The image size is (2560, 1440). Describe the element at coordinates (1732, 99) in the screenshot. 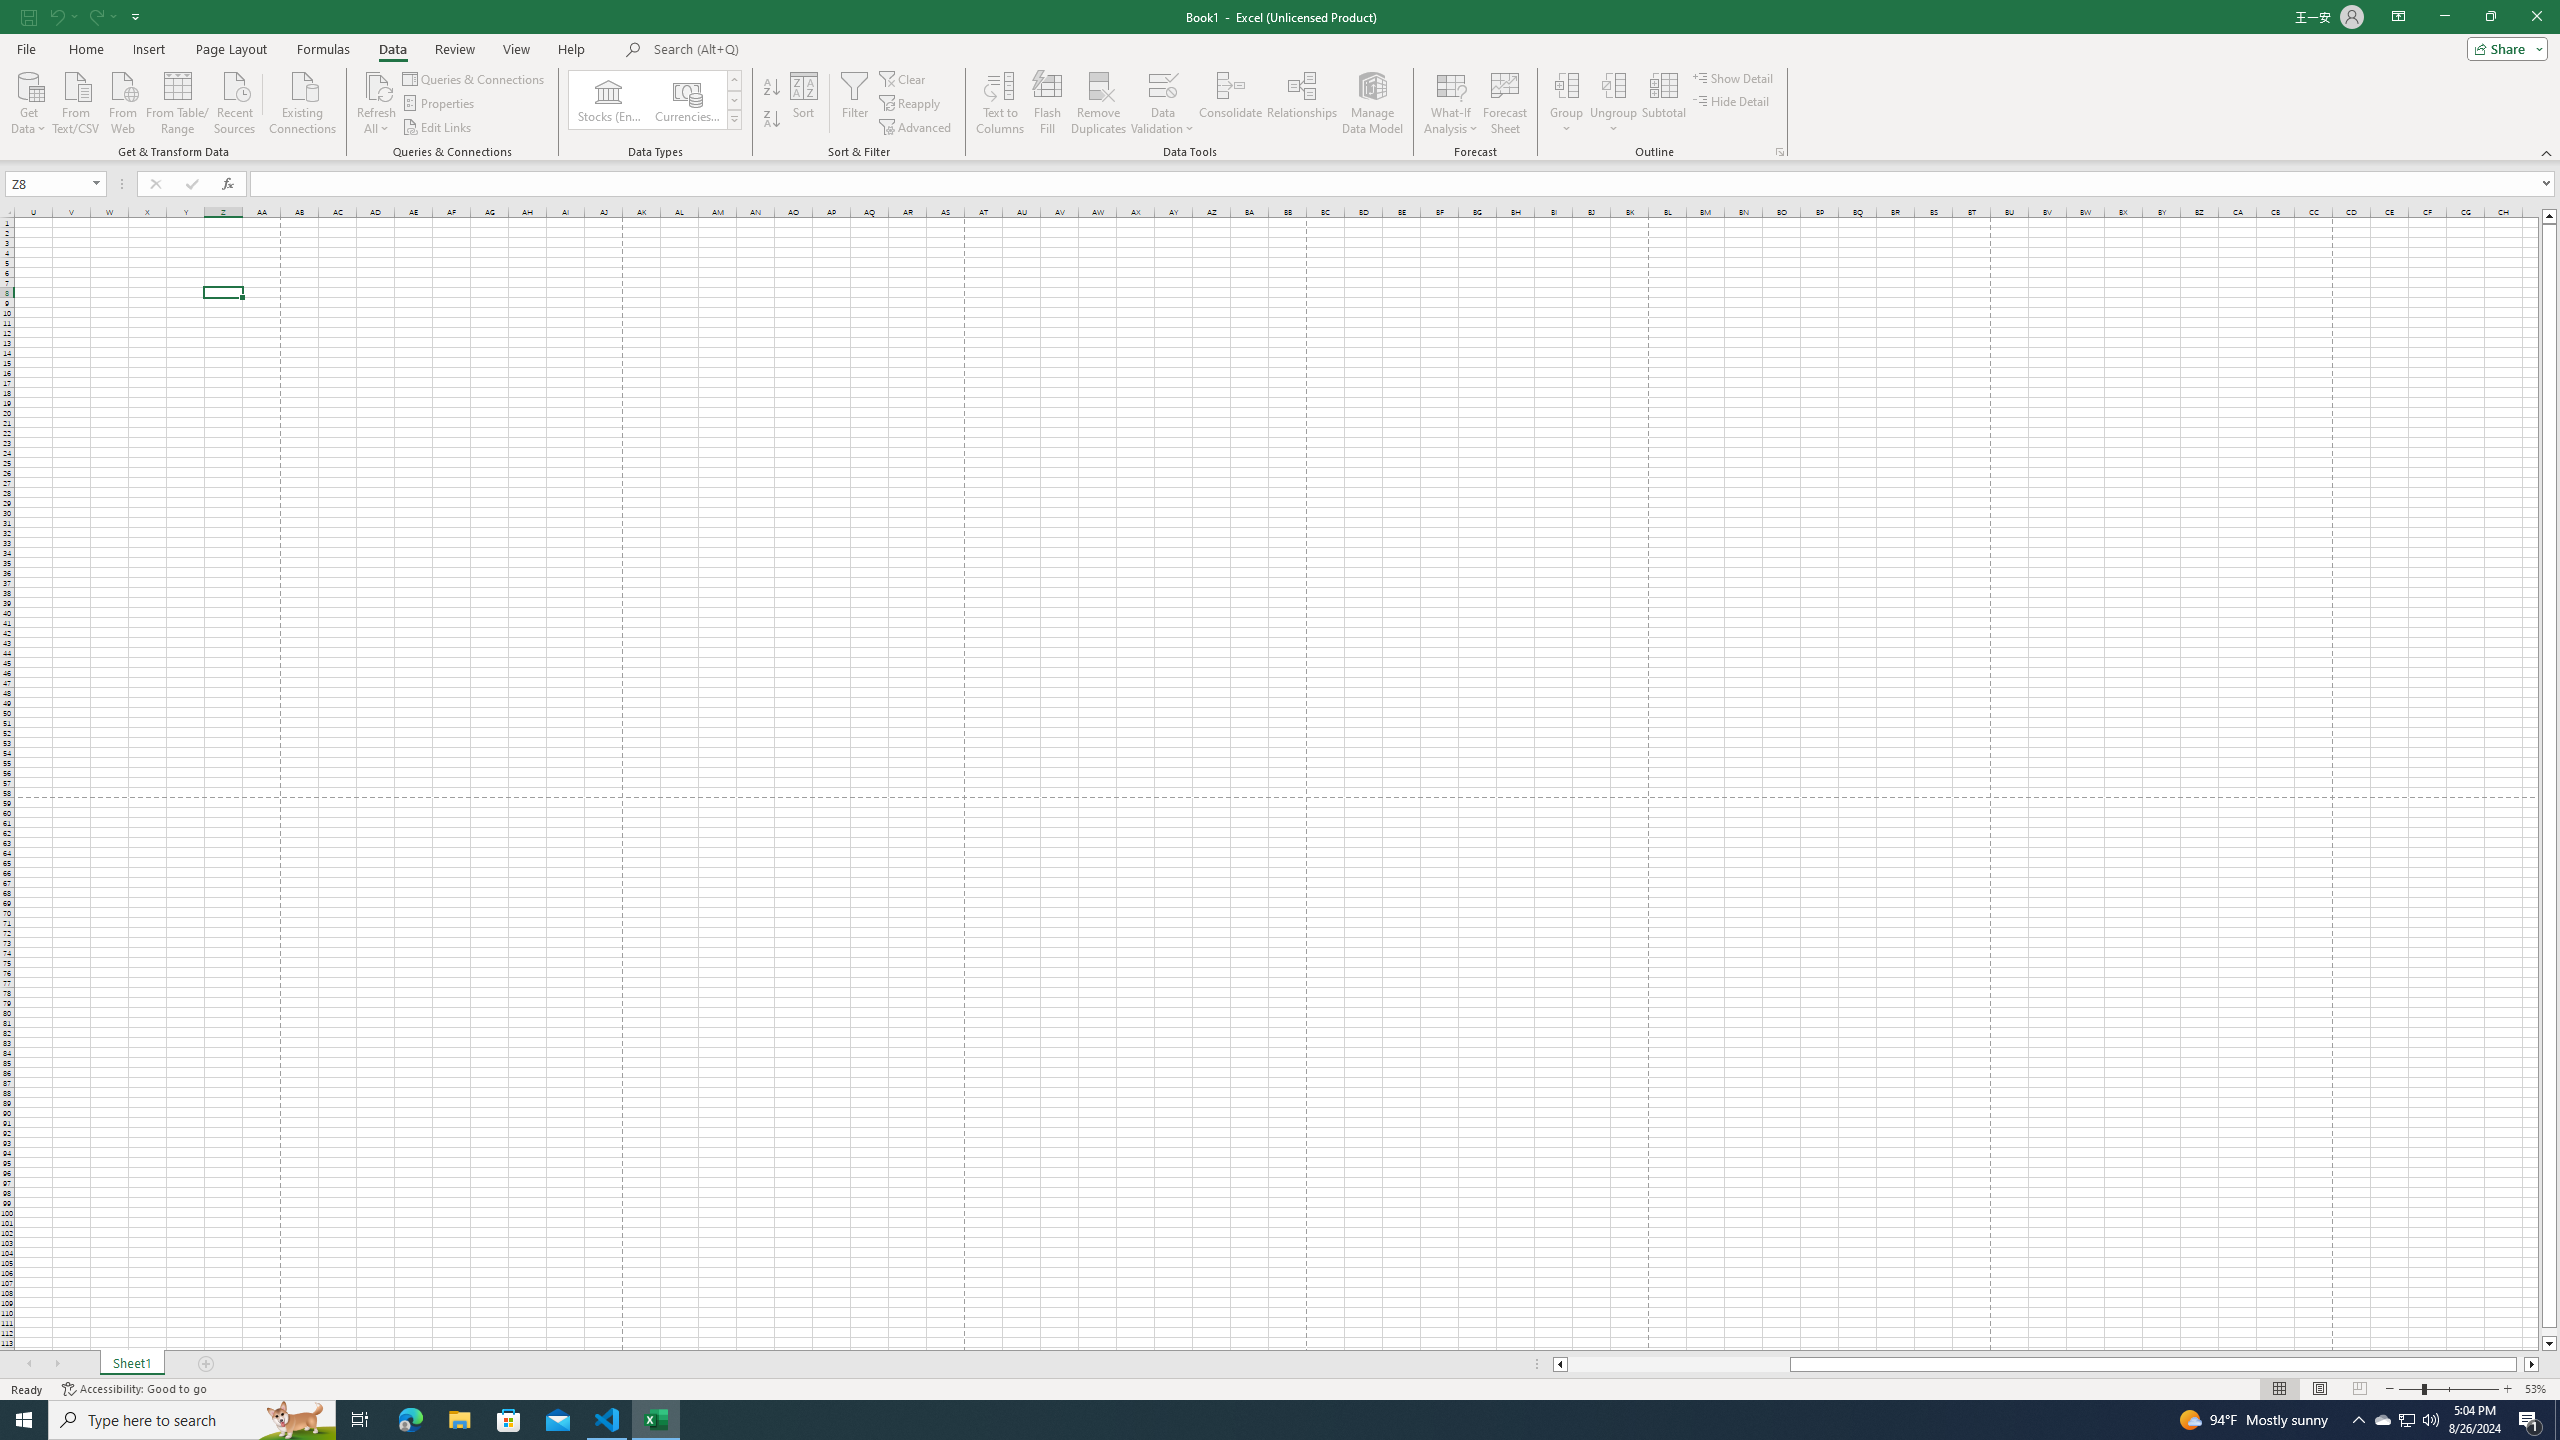

I see `'Hide Detail'` at that location.